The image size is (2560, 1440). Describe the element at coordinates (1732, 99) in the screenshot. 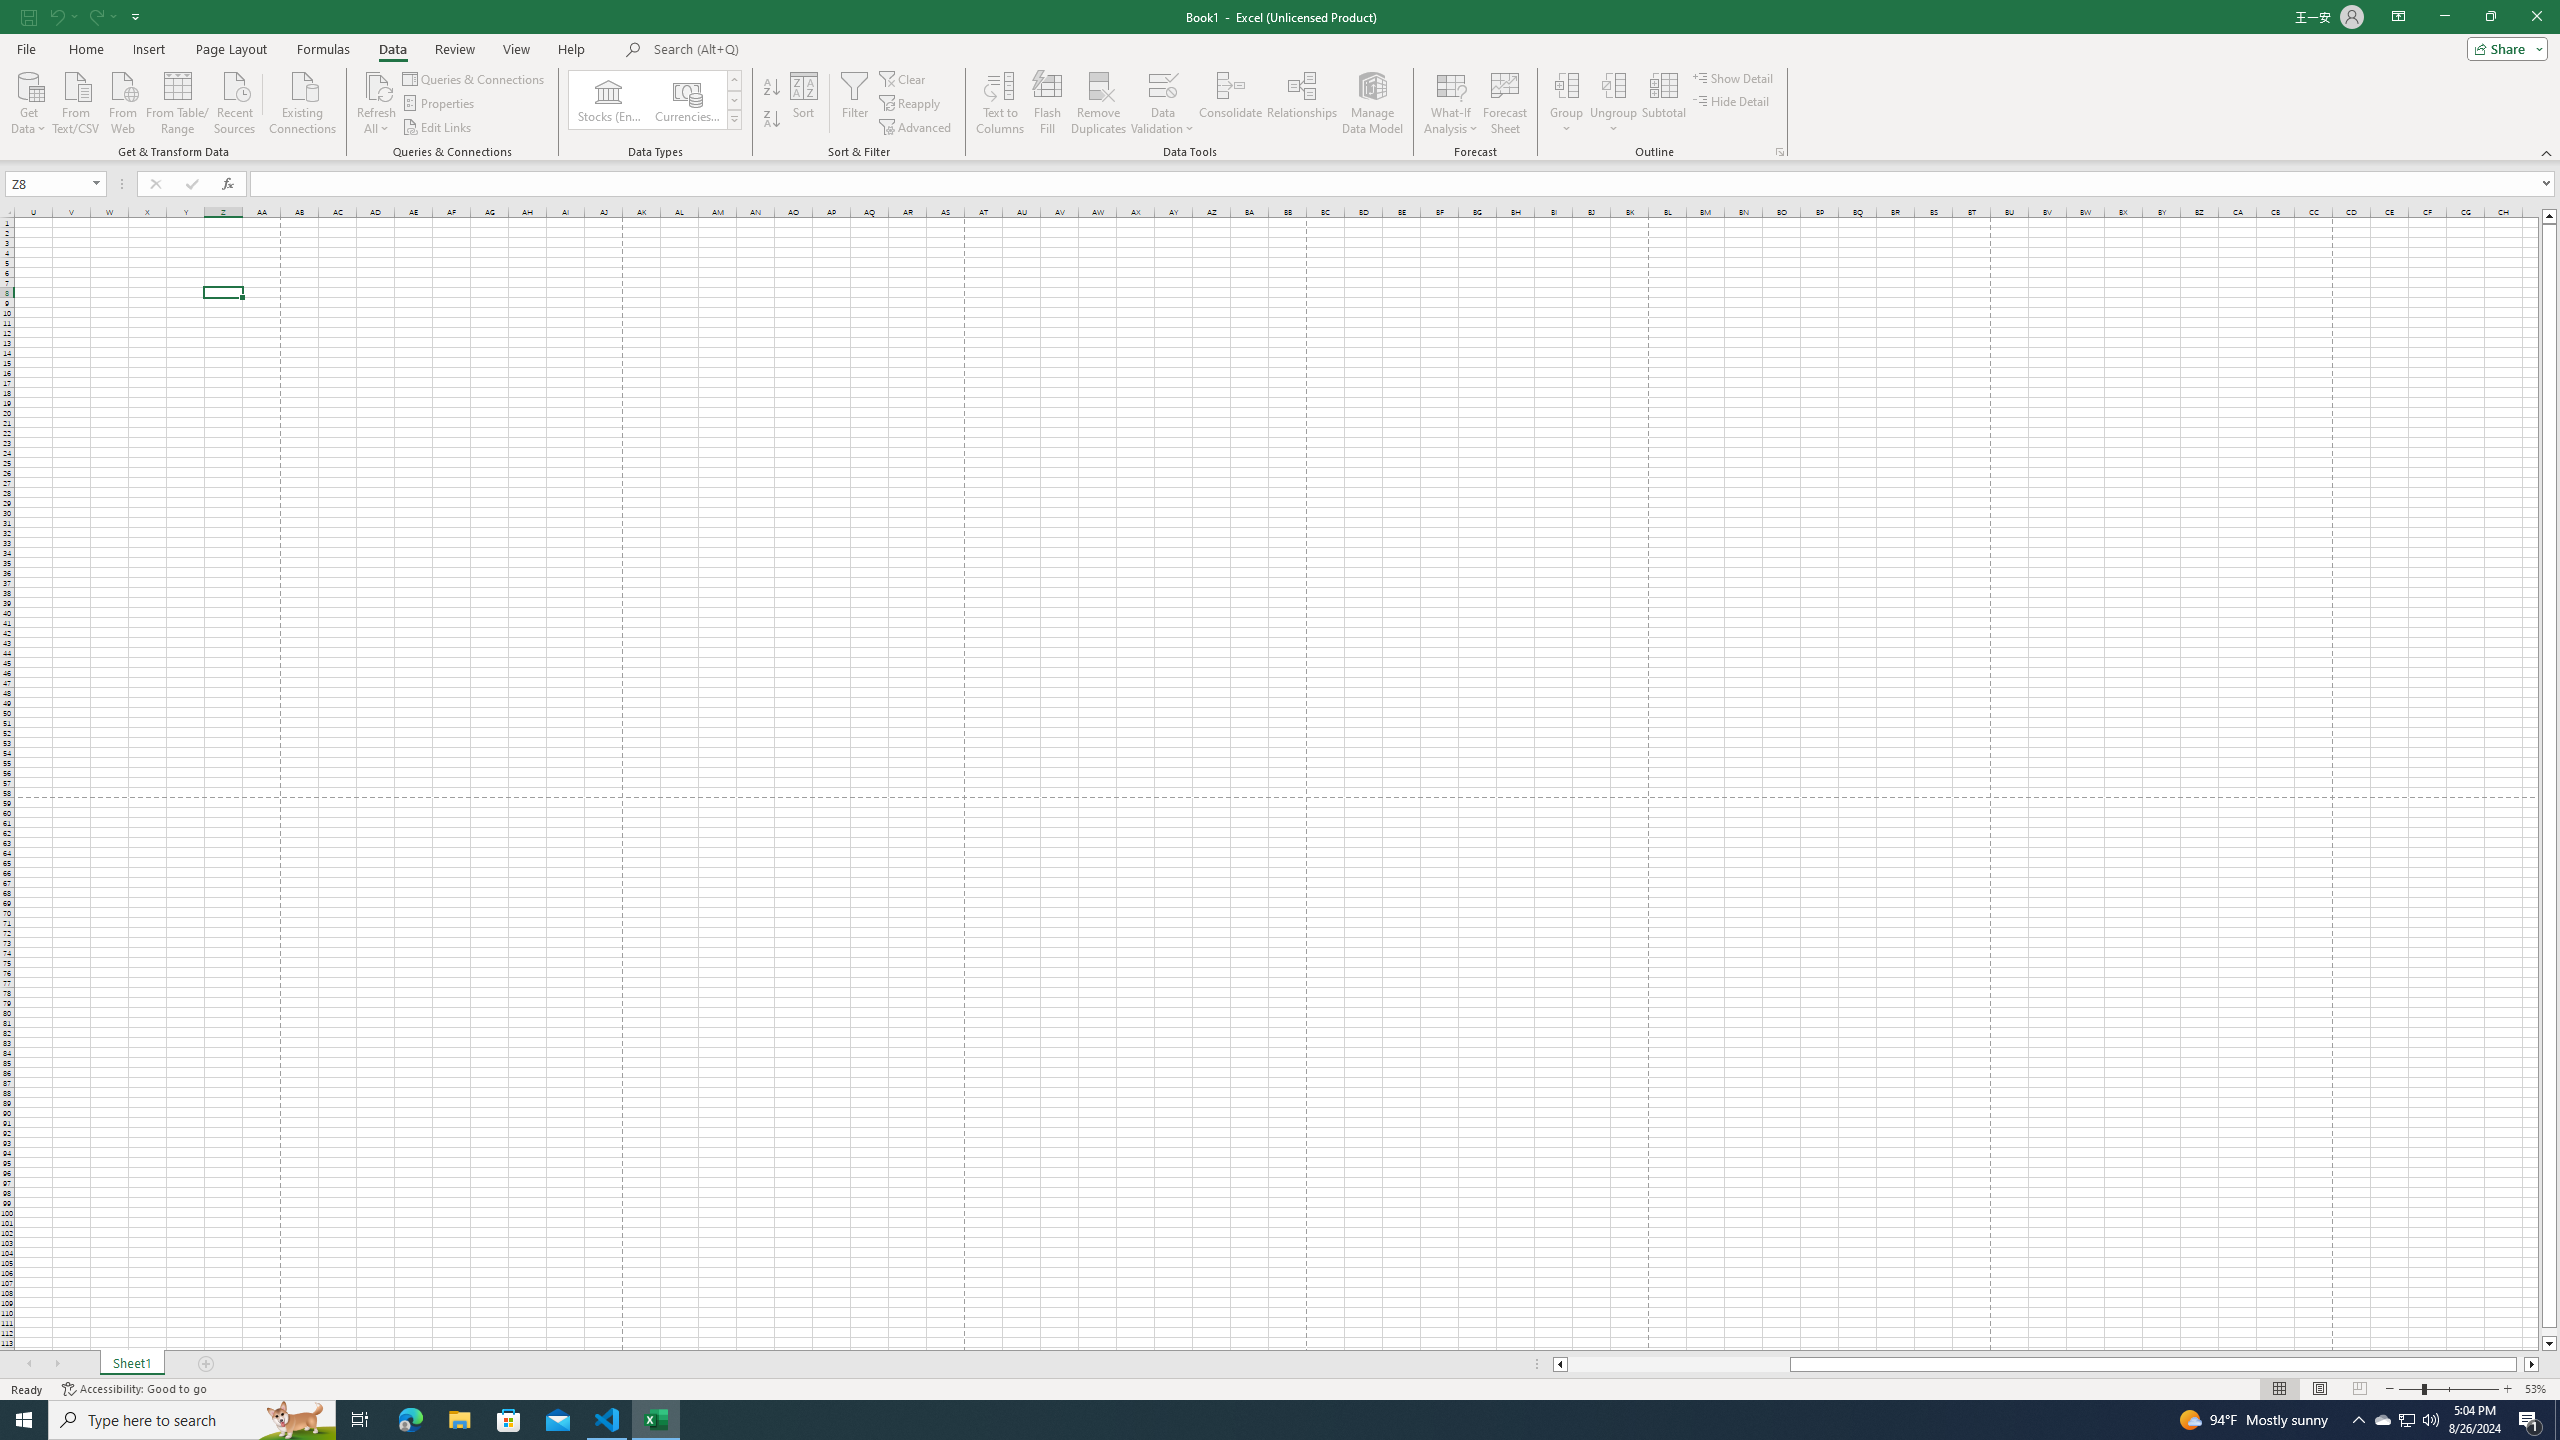

I see `'Hide Detail'` at that location.